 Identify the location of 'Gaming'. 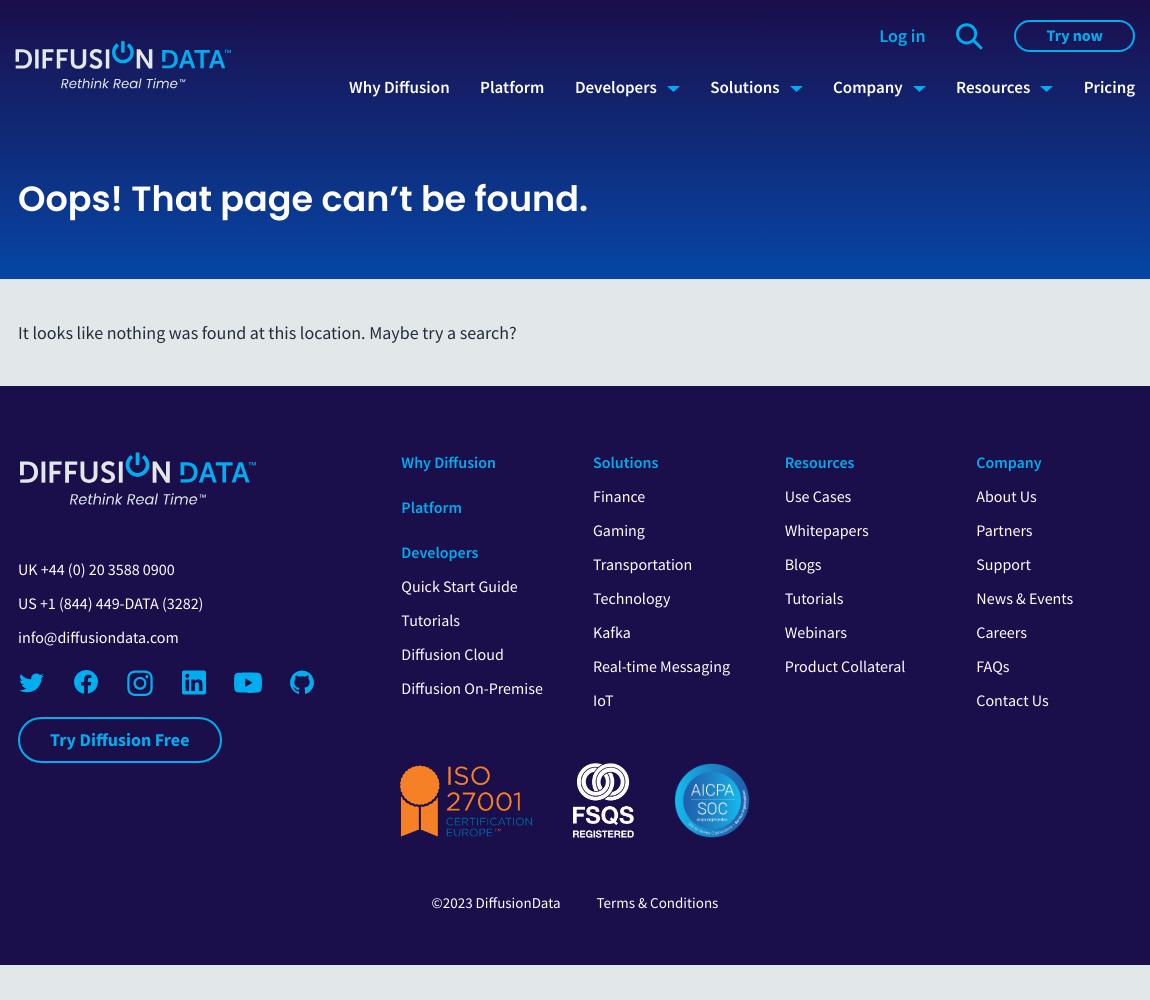
(617, 531).